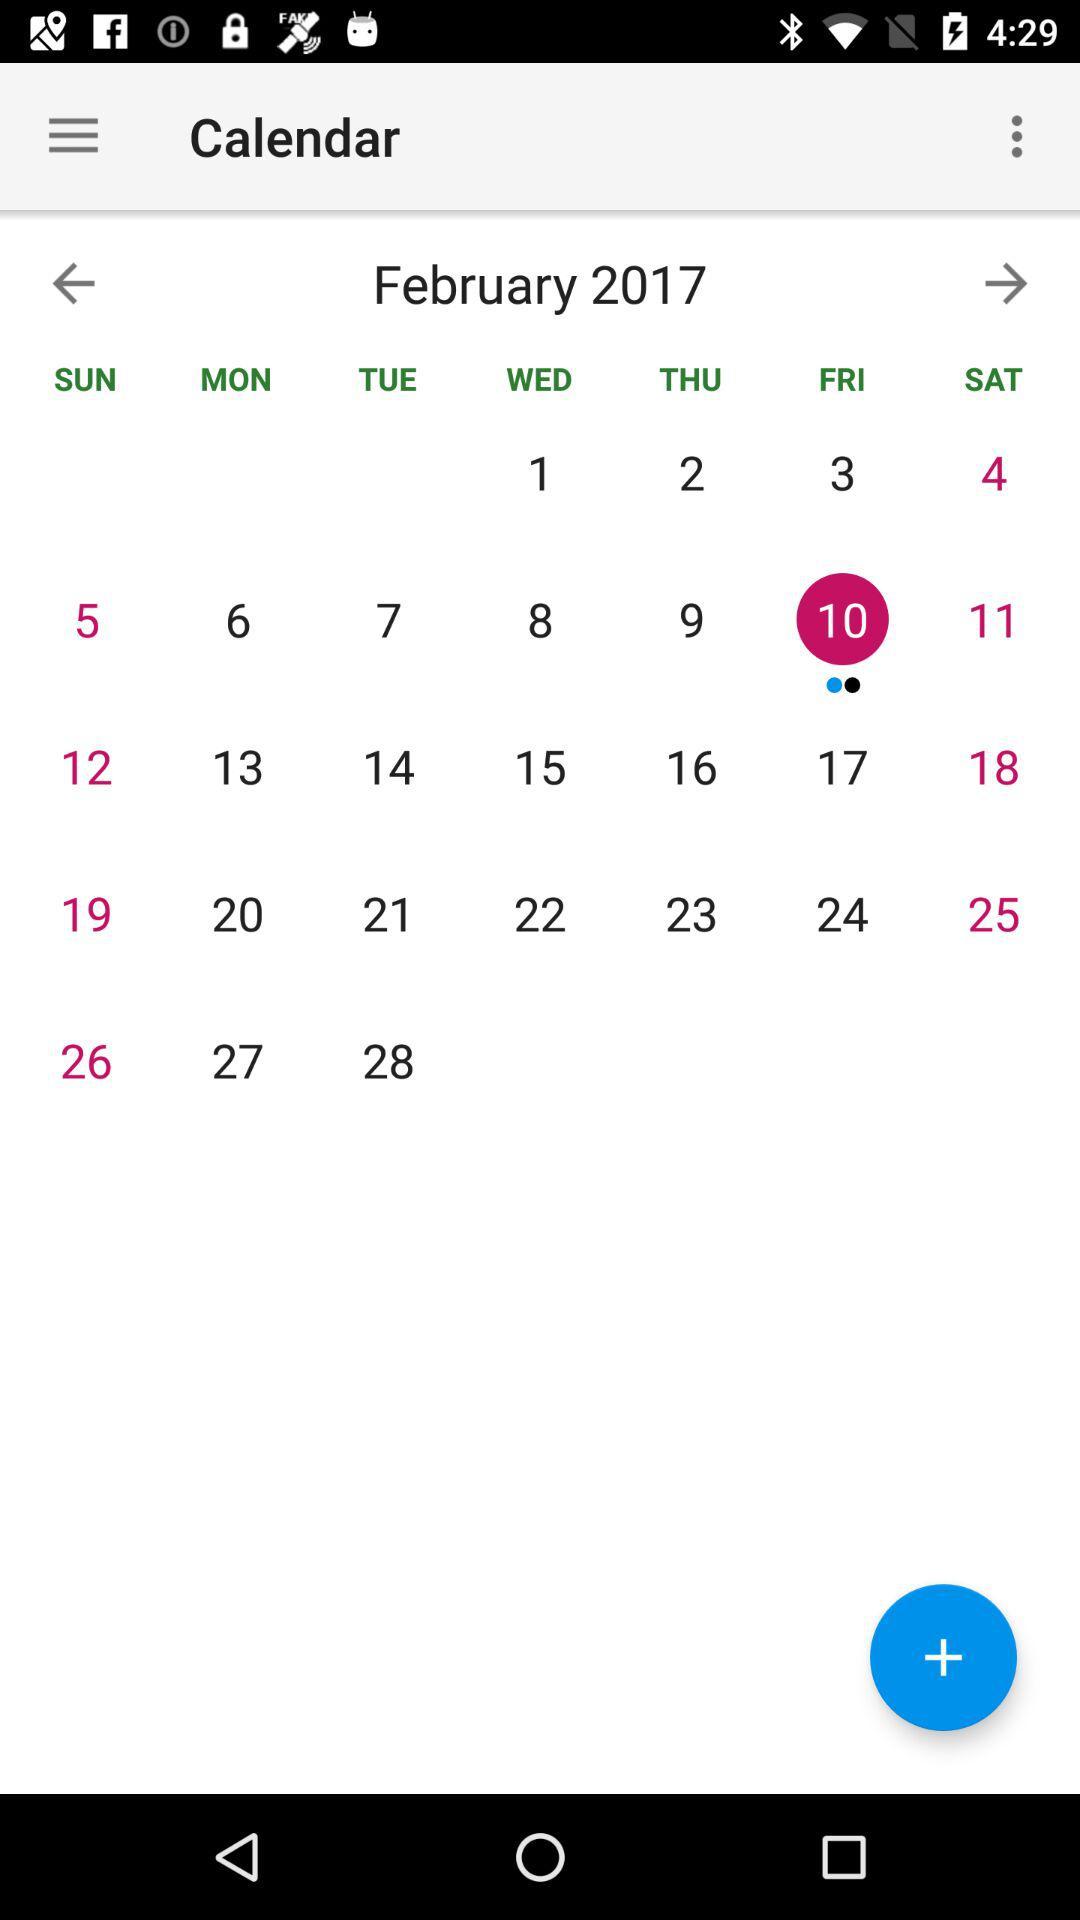 Image resolution: width=1080 pixels, height=1920 pixels. What do you see at coordinates (943, 1657) in the screenshot?
I see `event` at bounding box center [943, 1657].